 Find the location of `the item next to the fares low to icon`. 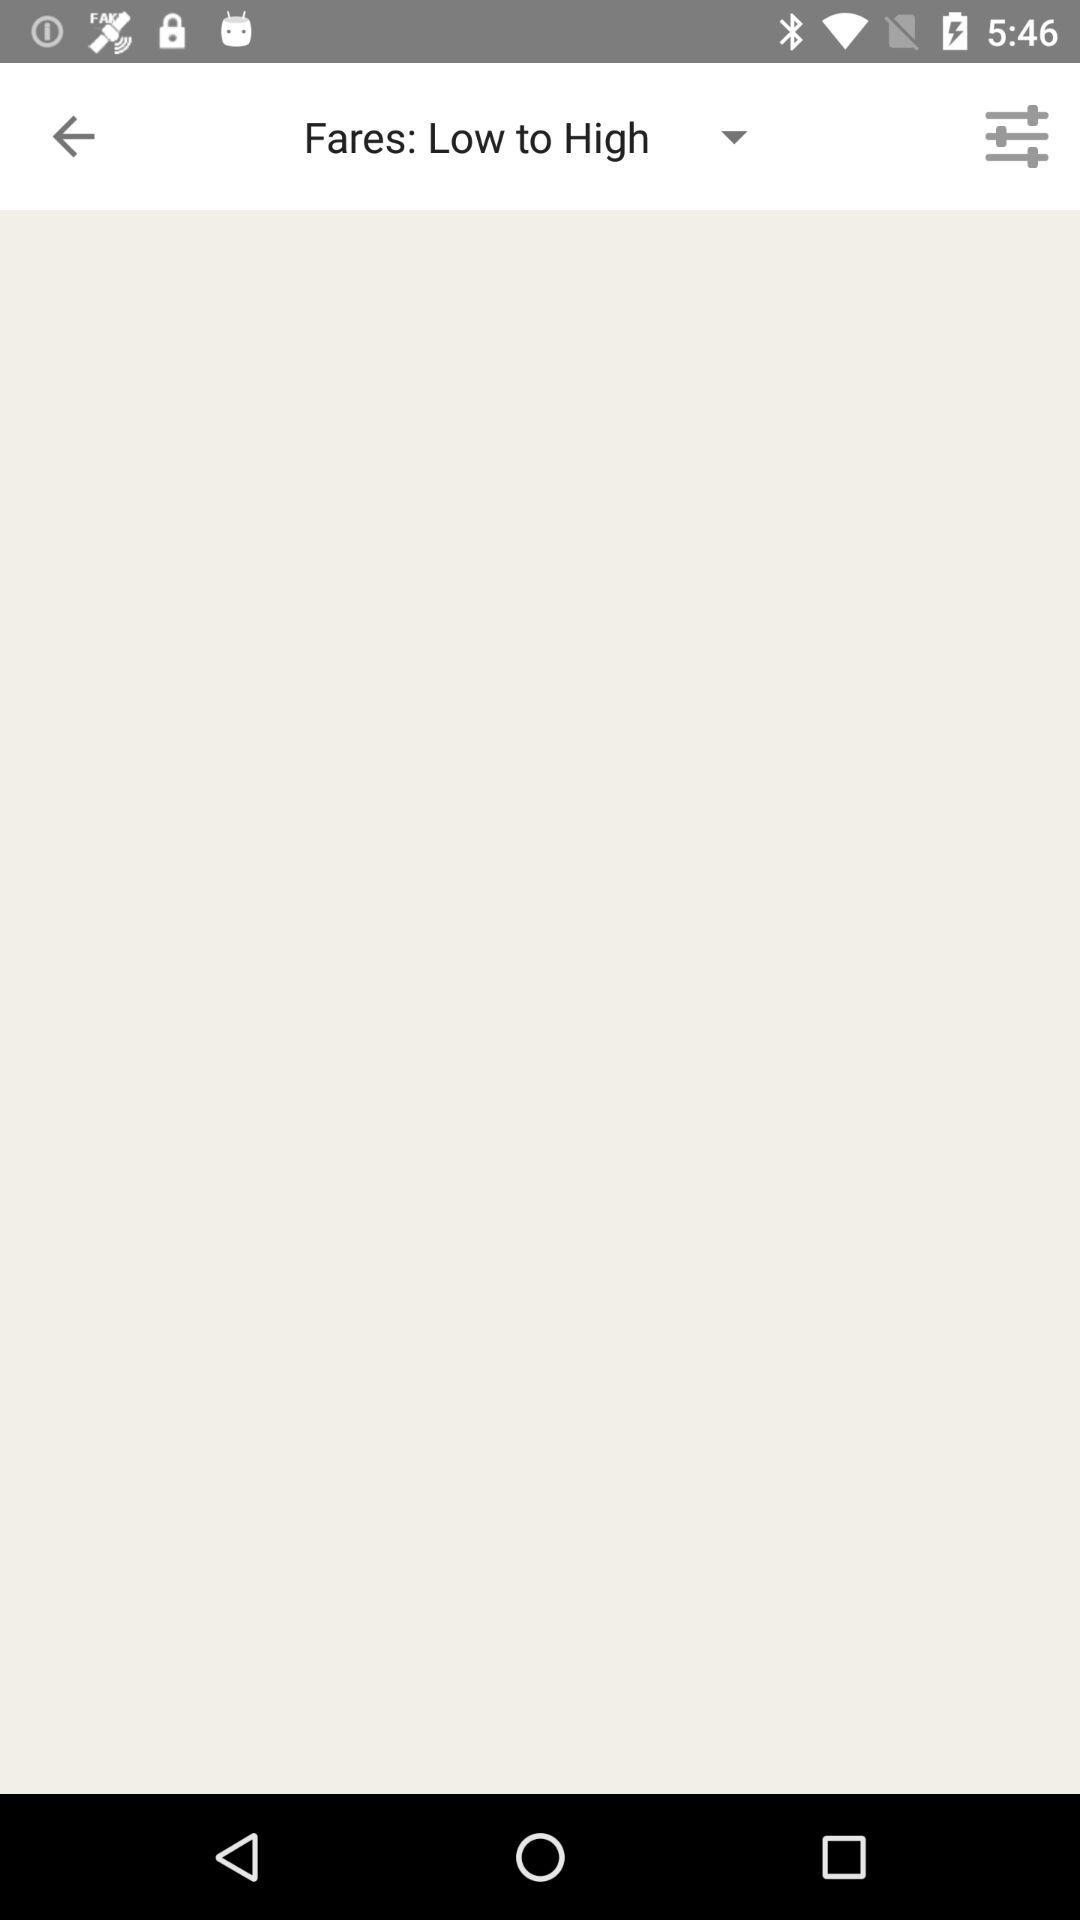

the item next to the fares low to icon is located at coordinates (72, 135).